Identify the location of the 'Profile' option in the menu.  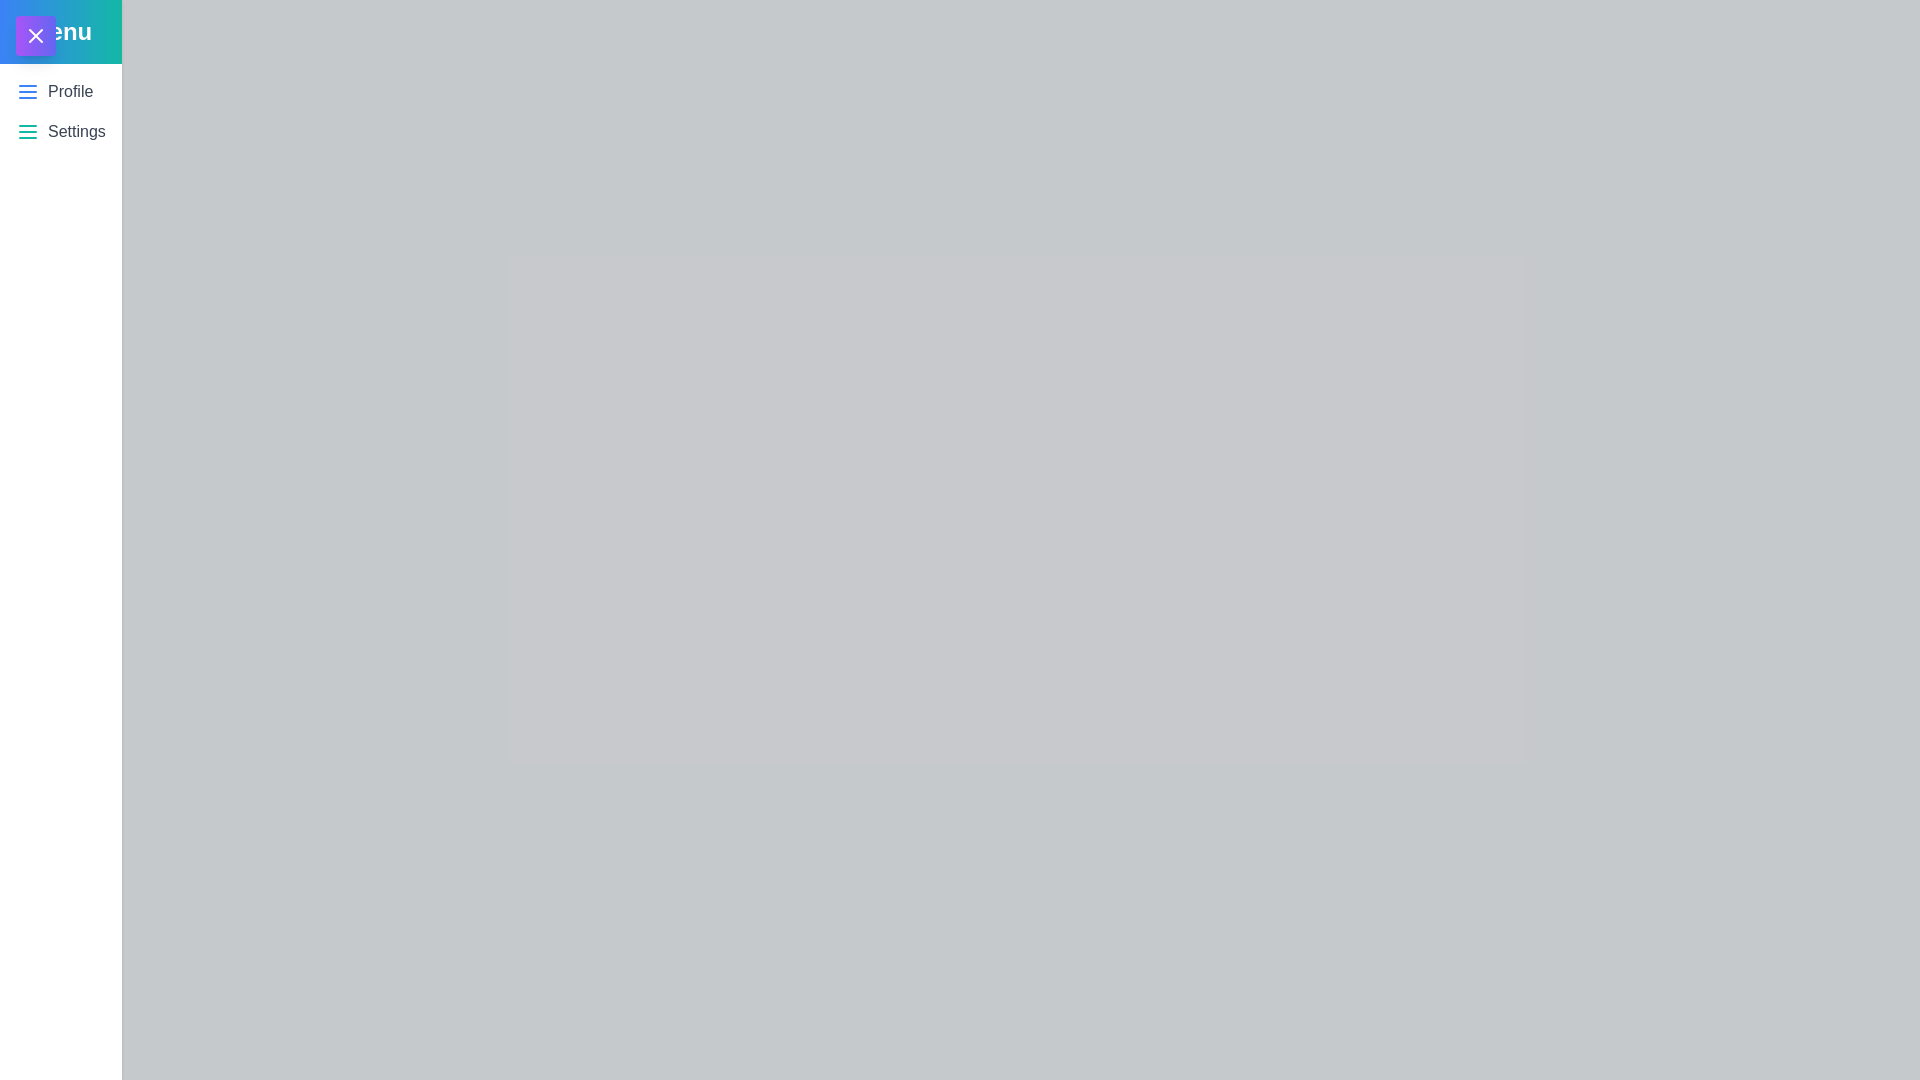
(70, 92).